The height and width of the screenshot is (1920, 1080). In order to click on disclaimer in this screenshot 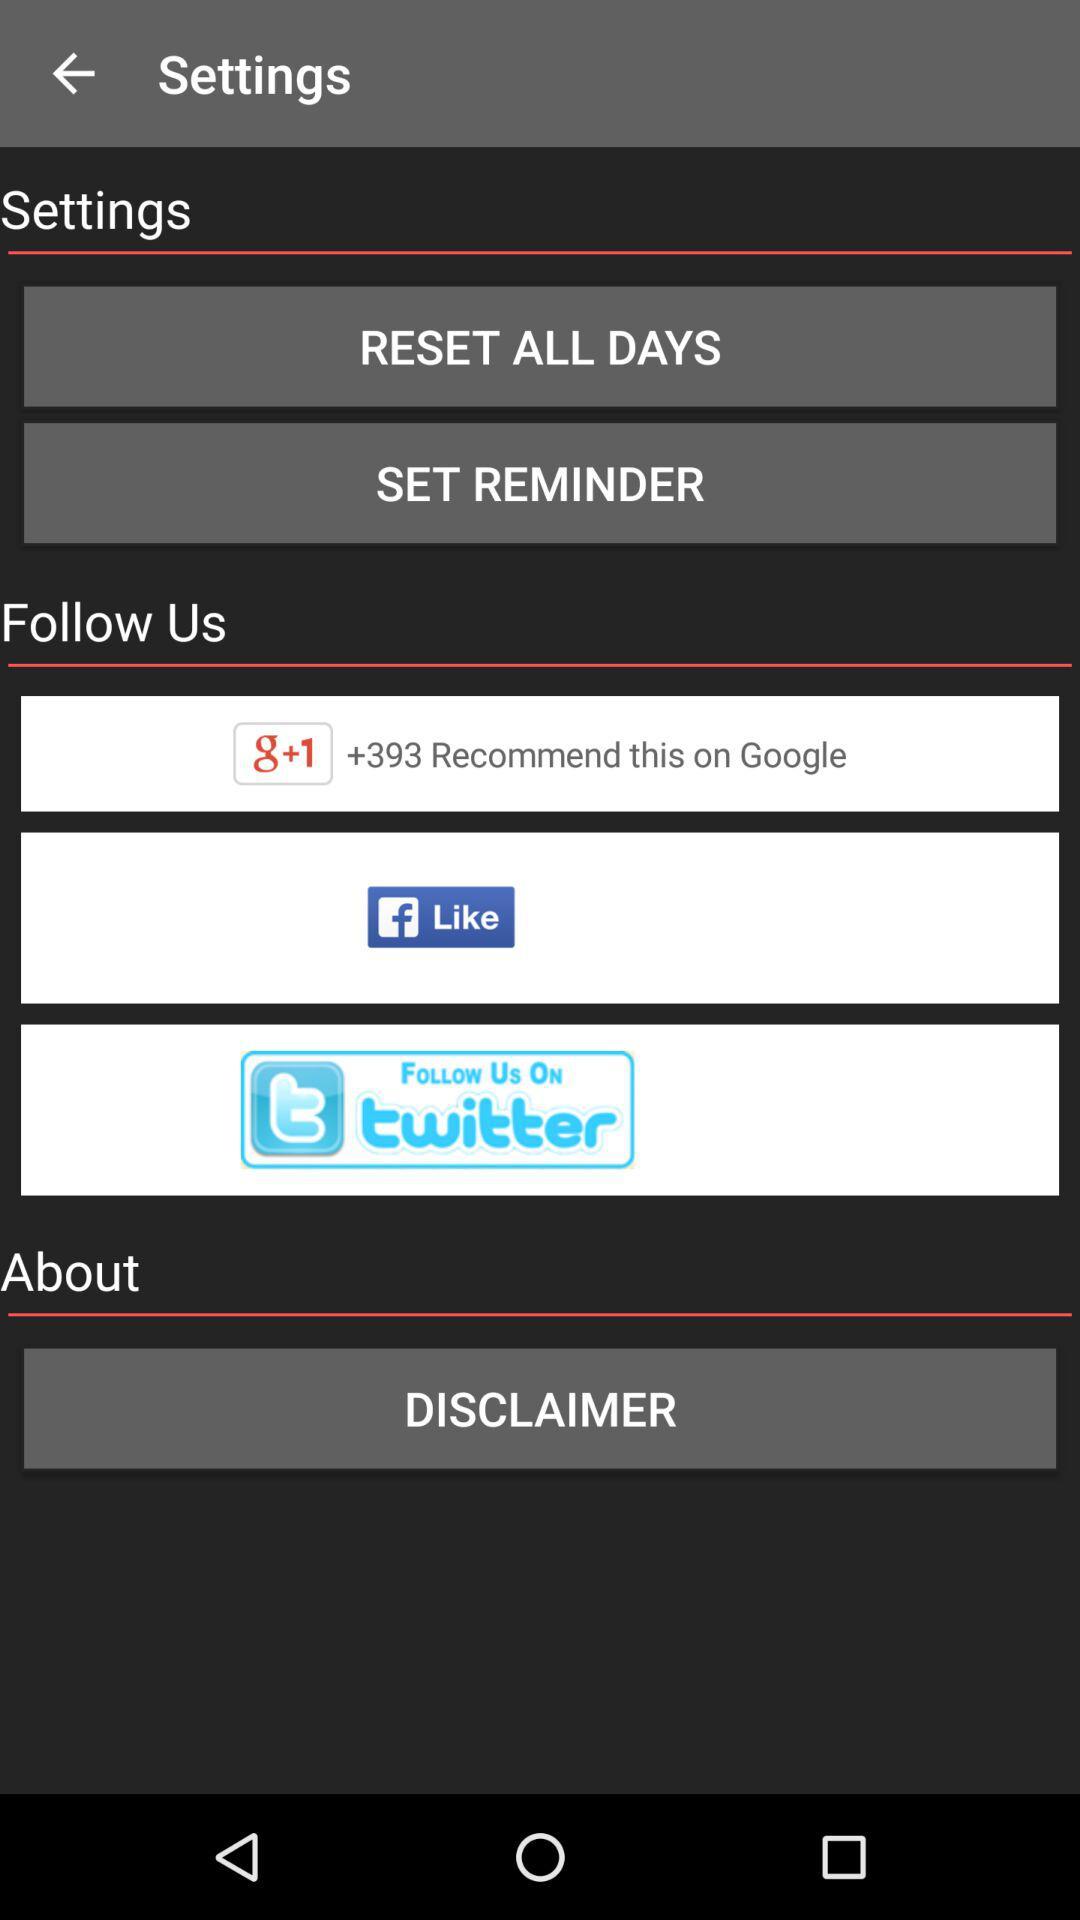, I will do `click(540, 1407)`.